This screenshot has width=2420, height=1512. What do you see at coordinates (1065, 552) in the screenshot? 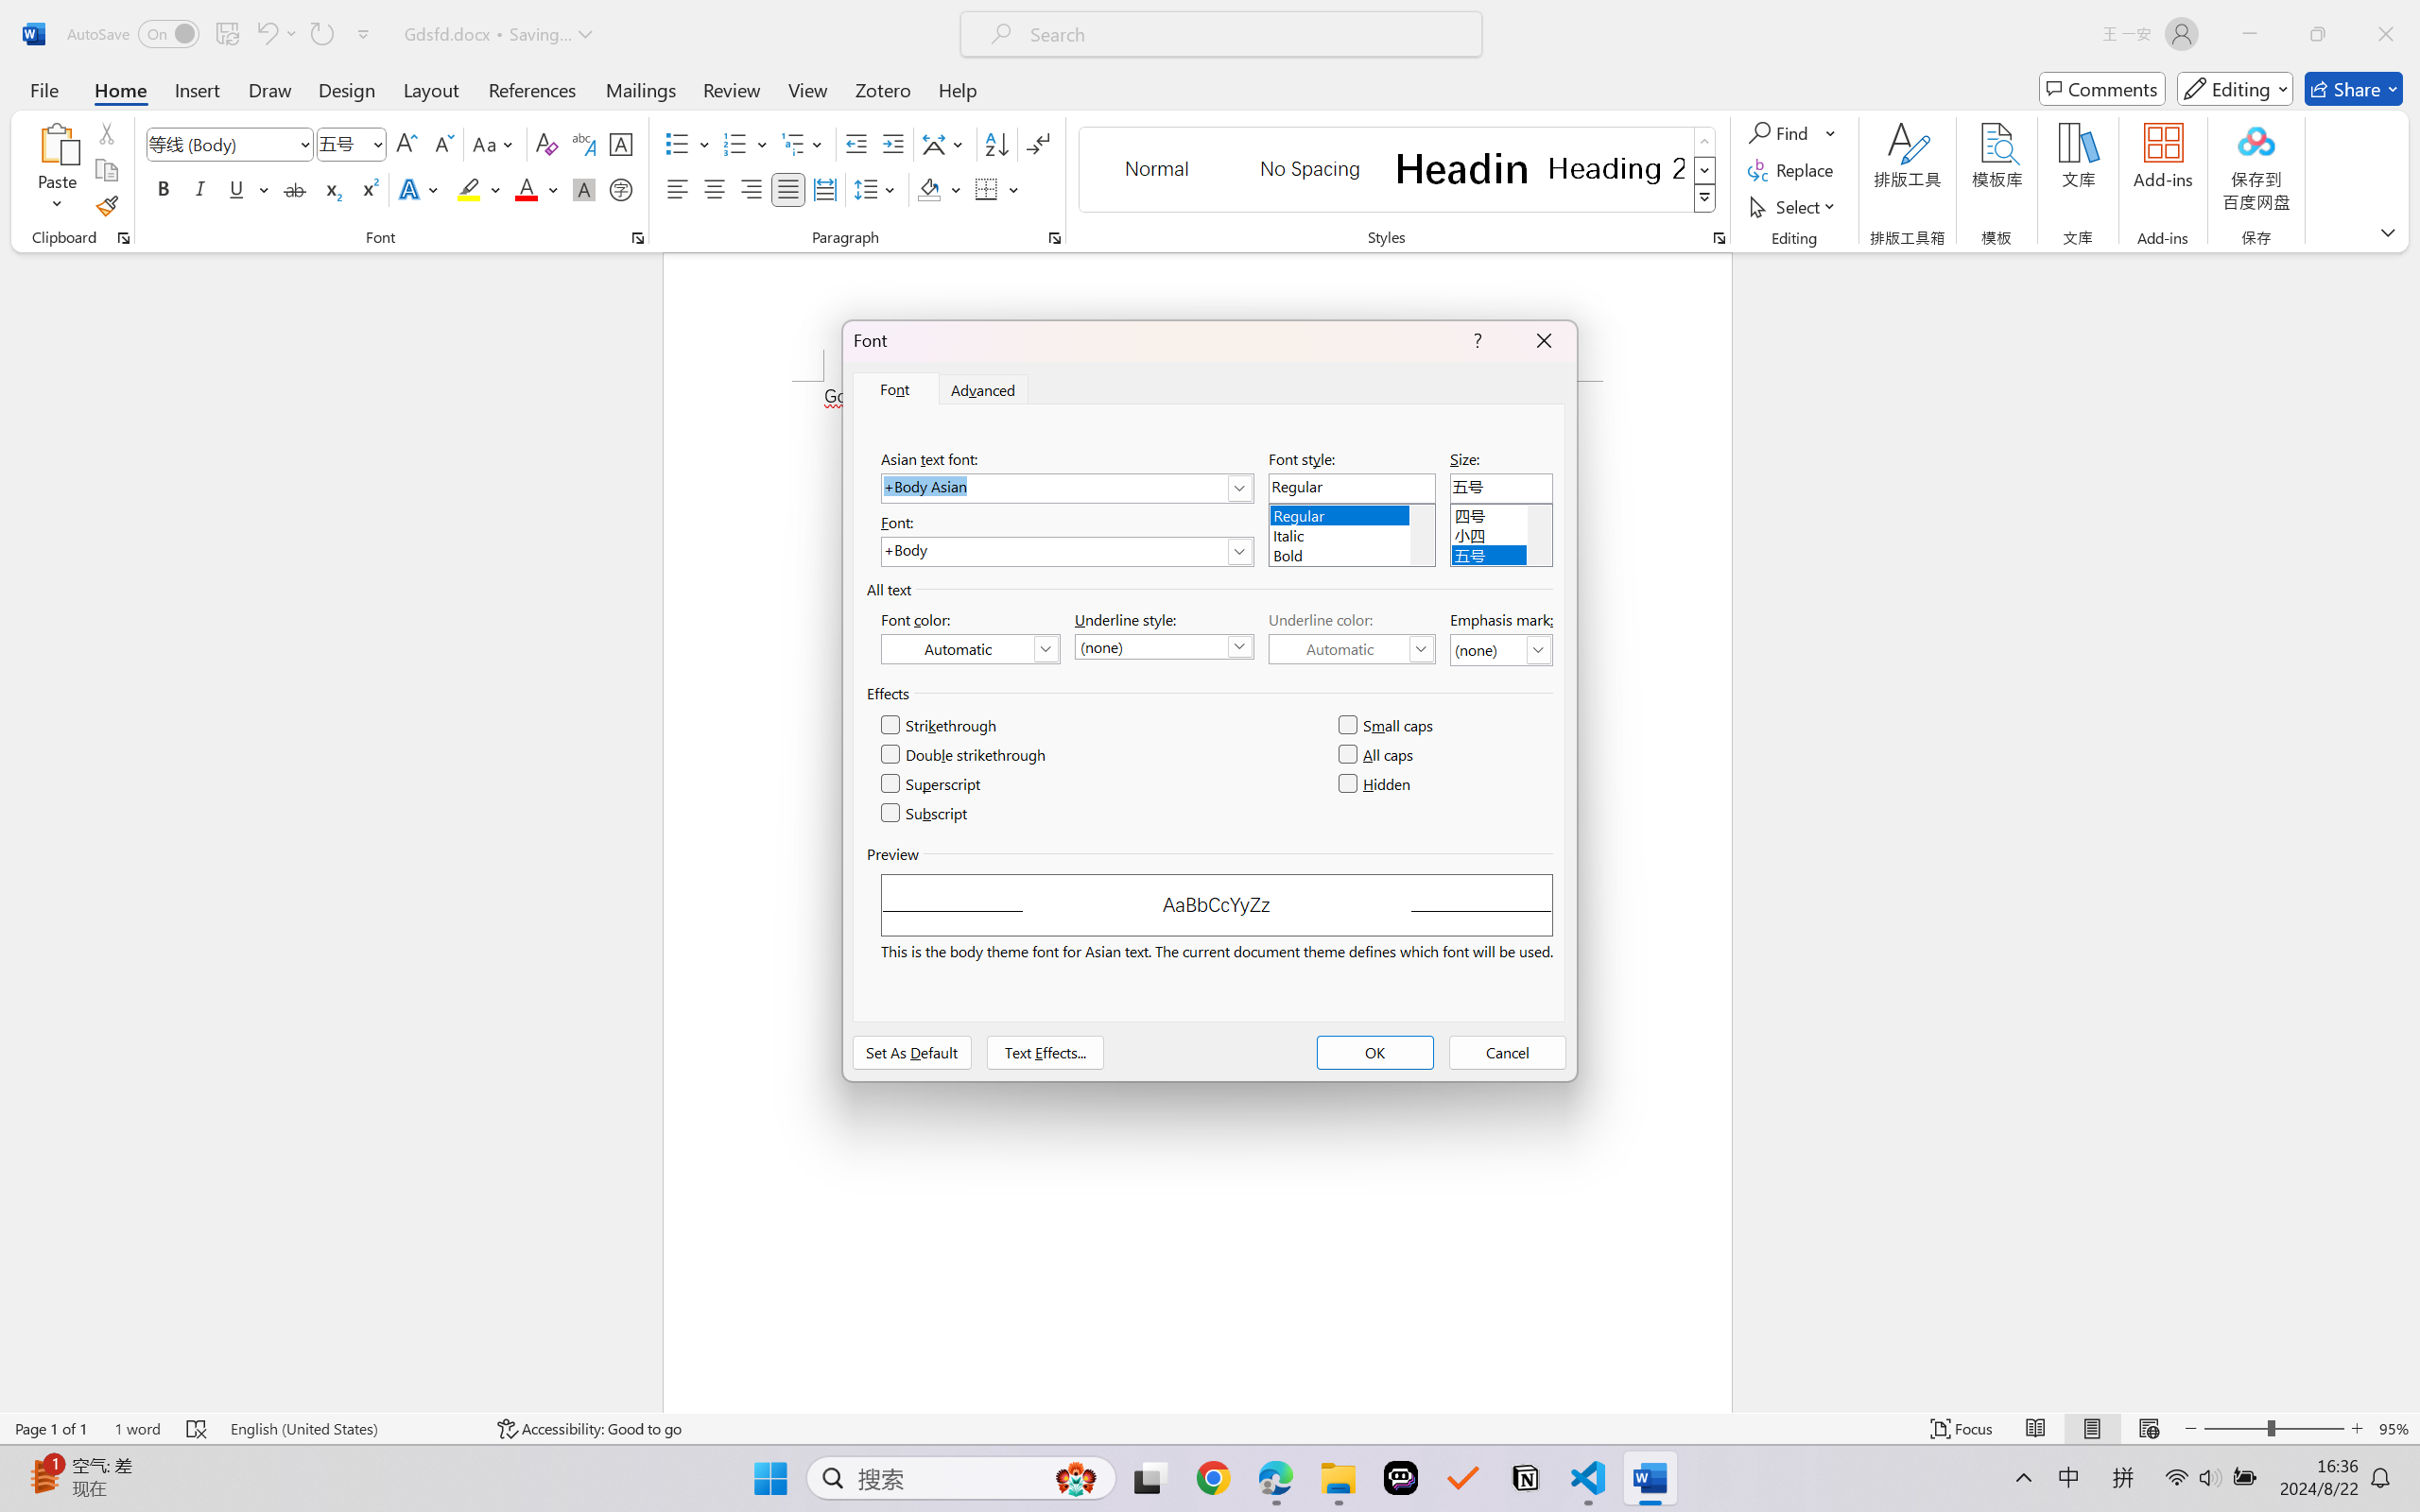
I see `'Font:'` at bounding box center [1065, 552].